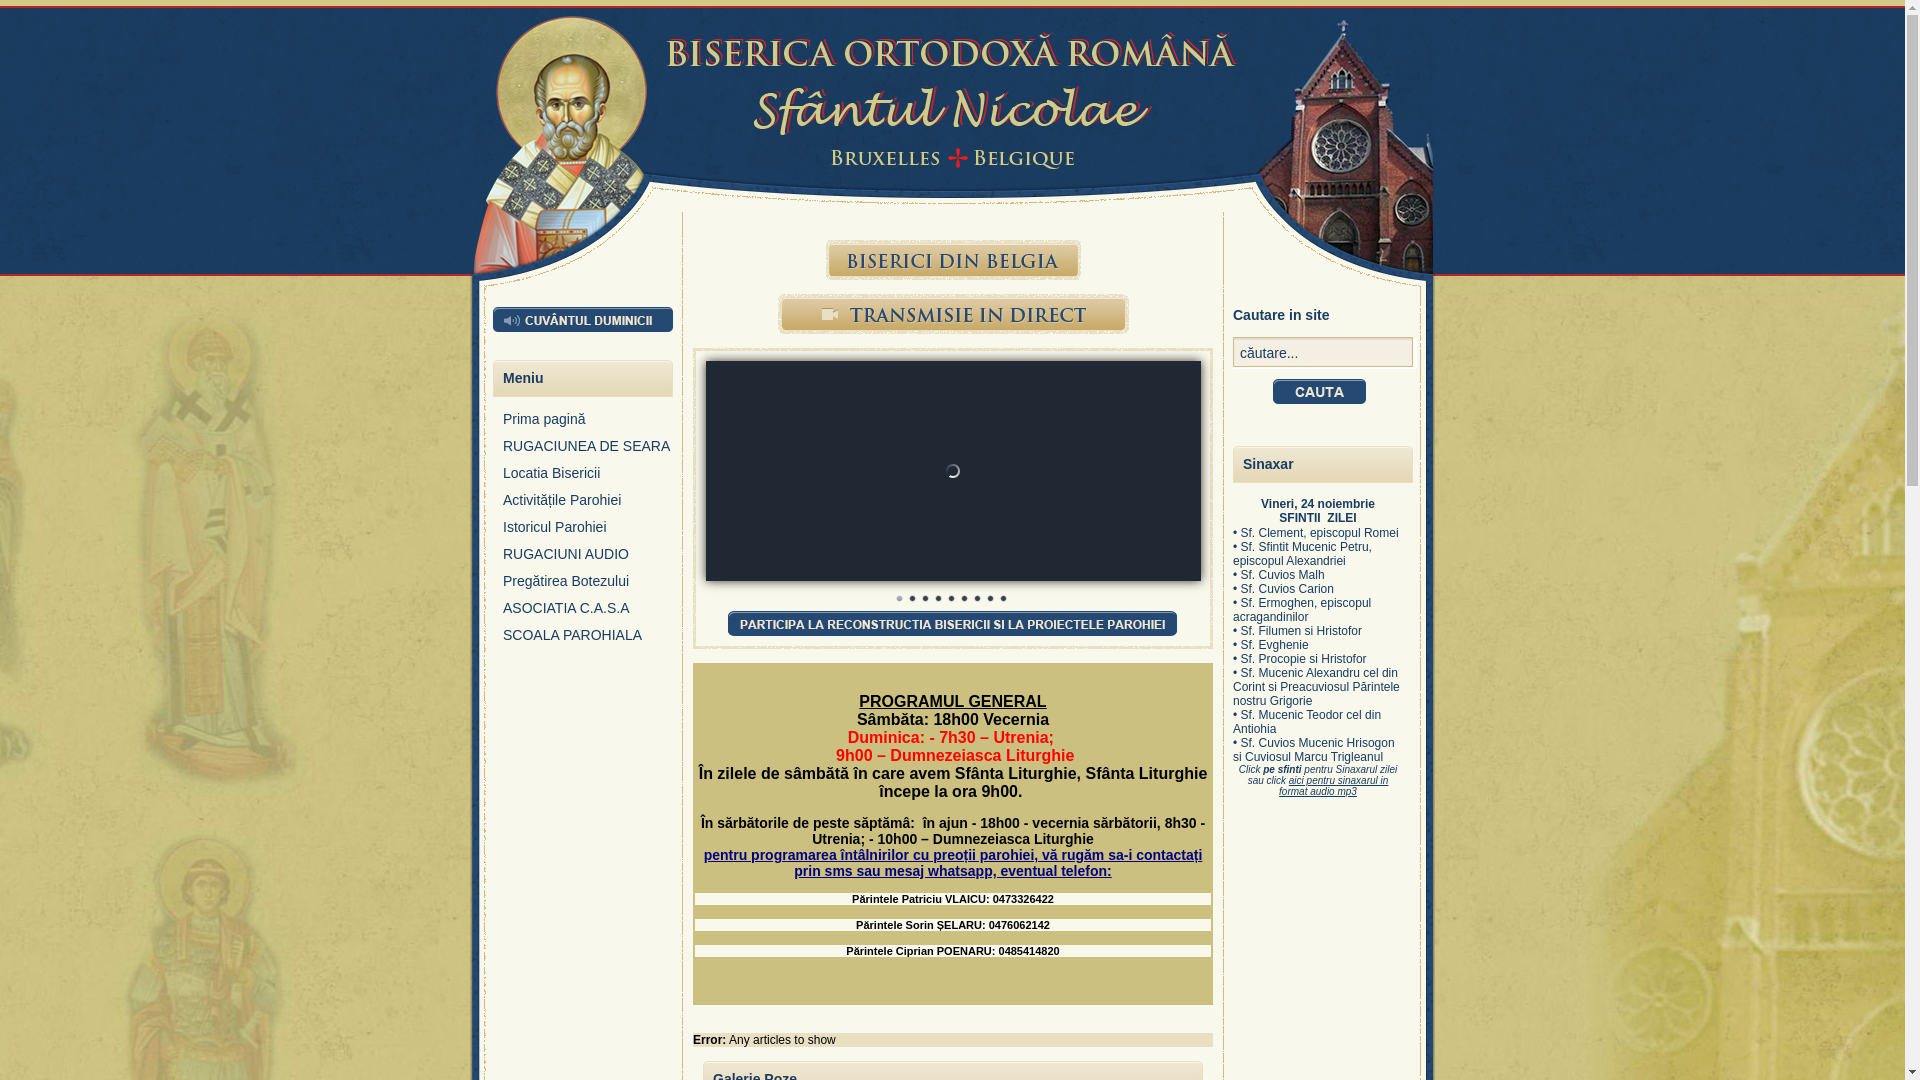  Describe the element at coordinates (587, 612) in the screenshot. I see `'ASOCIATIA C.A.S.A'` at that location.